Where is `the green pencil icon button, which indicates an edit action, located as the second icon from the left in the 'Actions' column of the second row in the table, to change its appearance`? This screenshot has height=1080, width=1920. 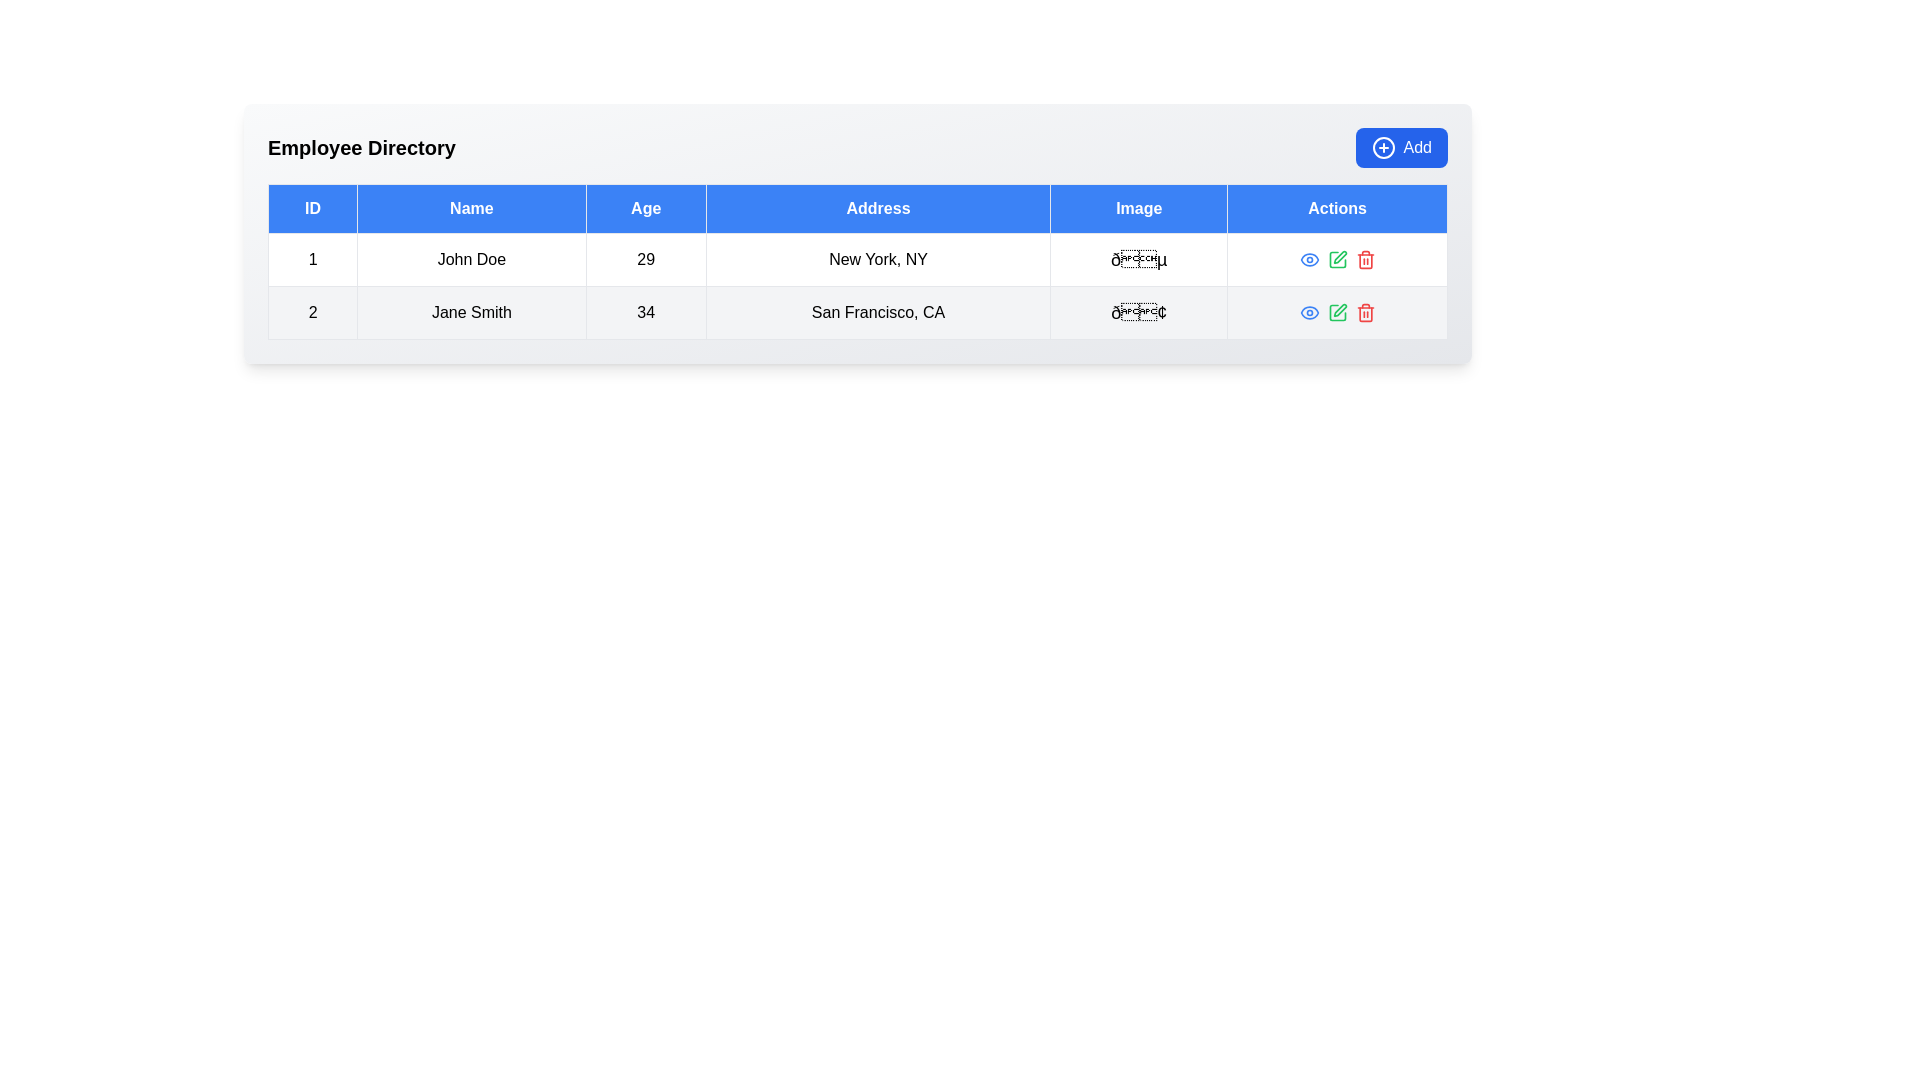
the green pencil icon button, which indicates an edit action, located as the second icon from the left in the 'Actions' column of the second row in the table, to change its appearance is located at coordinates (1337, 312).